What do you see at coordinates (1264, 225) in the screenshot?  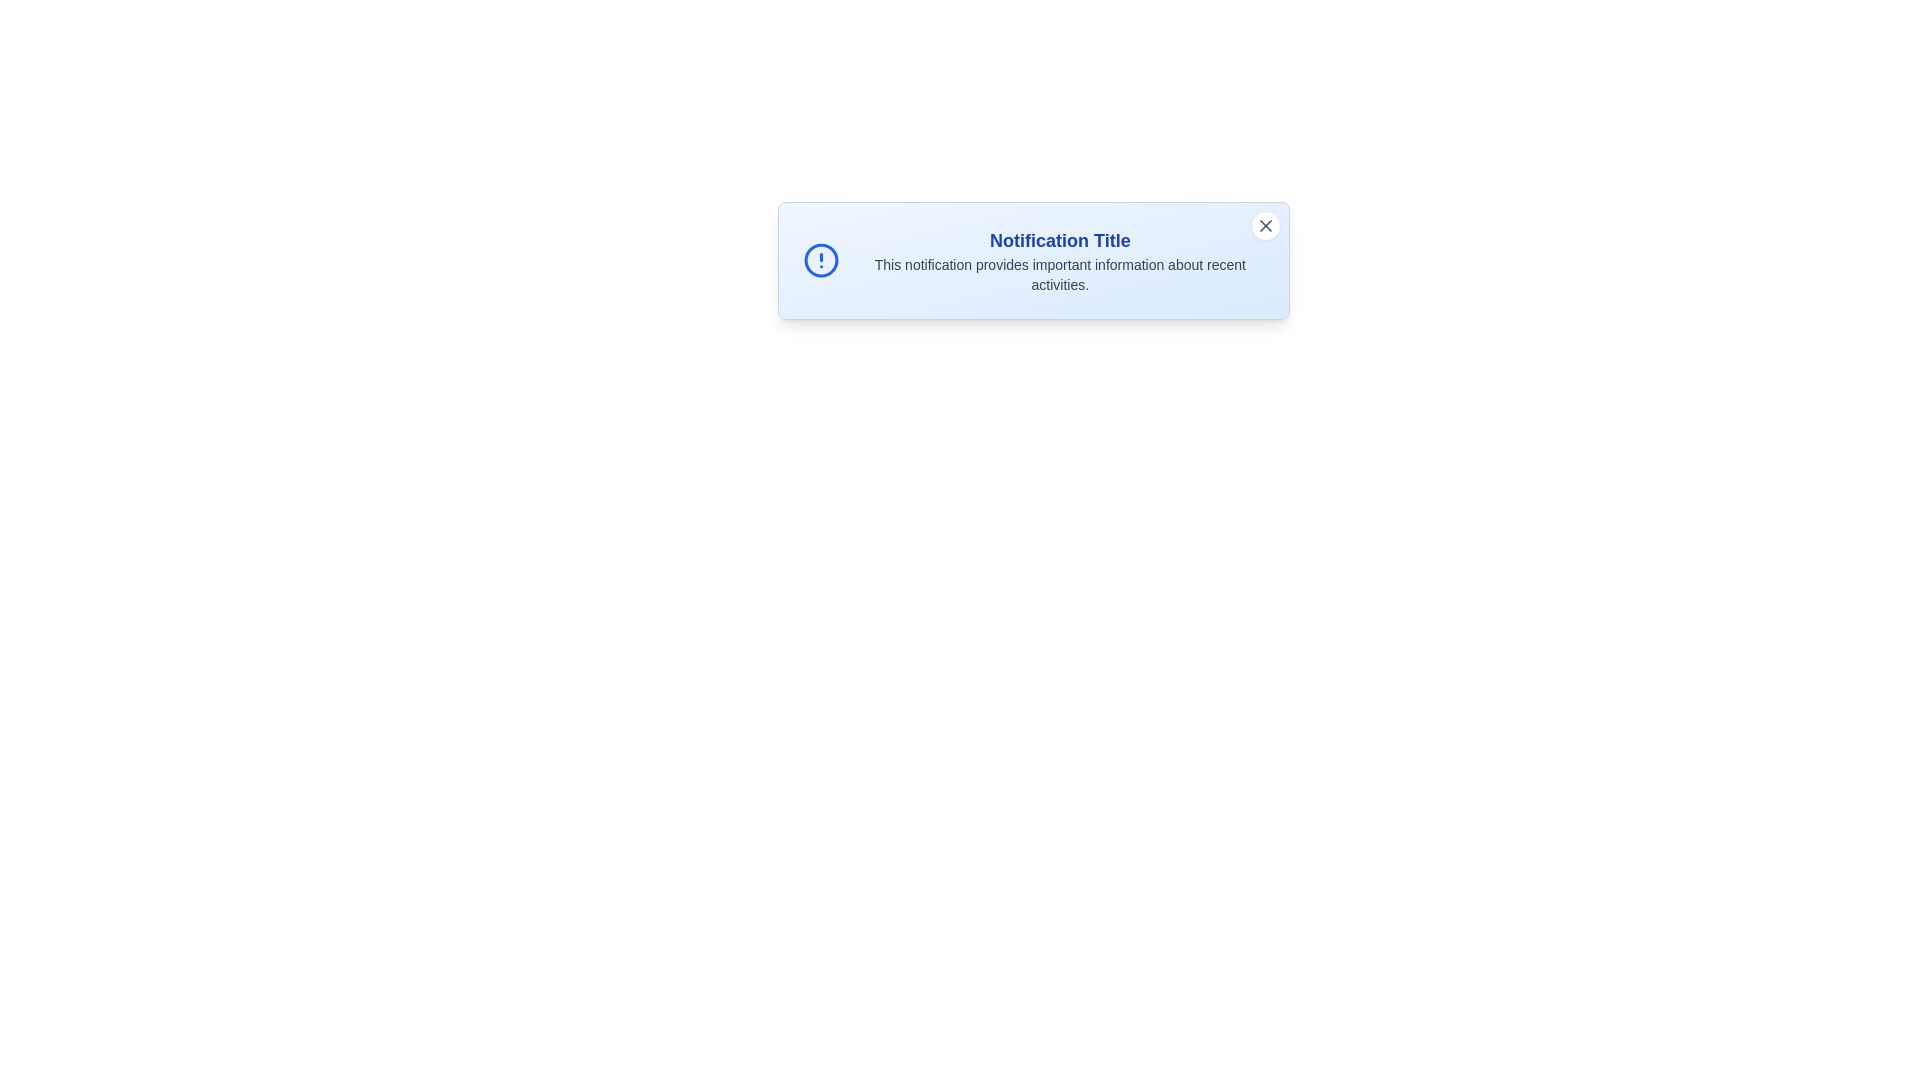 I see `the circular 'X' icon button located in the top-right corner of the notification card to observe the hover effect` at bounding box center [1264, 225].